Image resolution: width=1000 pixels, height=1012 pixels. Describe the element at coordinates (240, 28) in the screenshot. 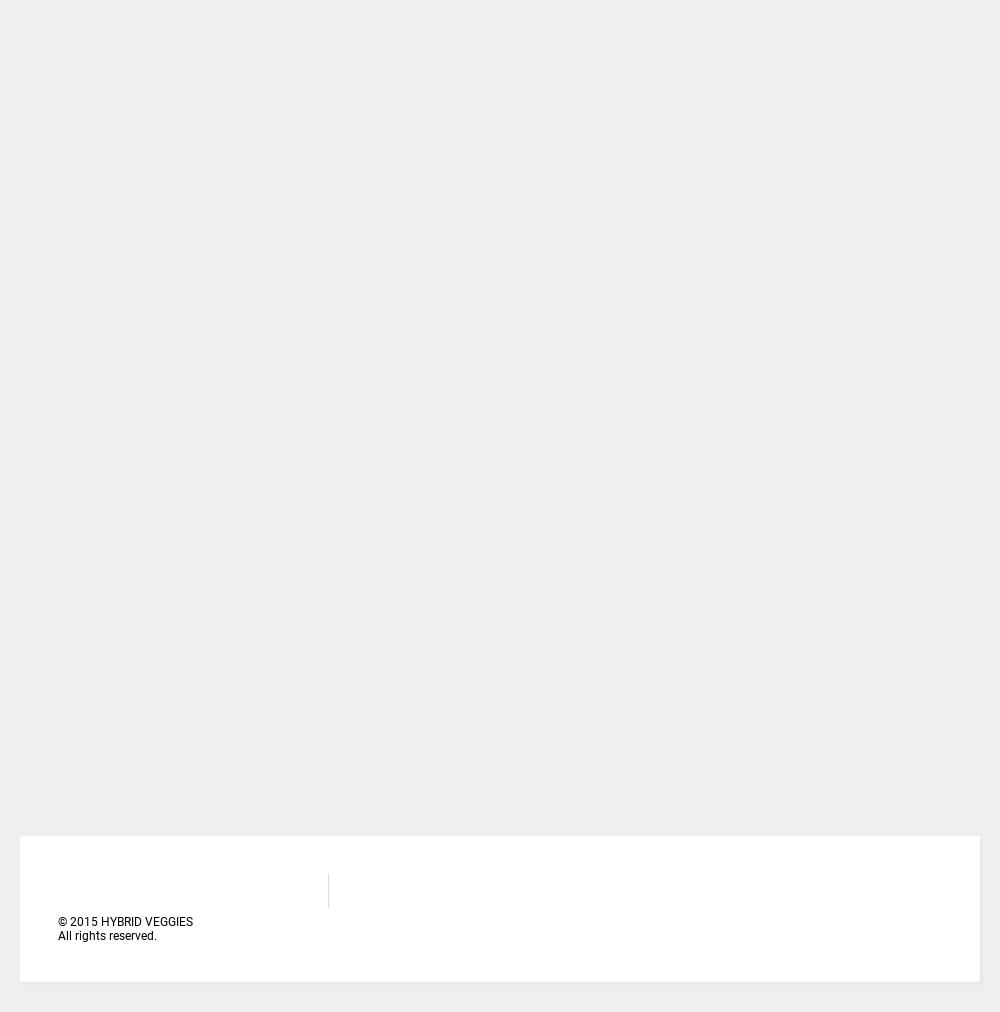

I see `'A TO Z YOU NEED TO RAISE TOMATO NURSERY (PART TWO)'` at that location.